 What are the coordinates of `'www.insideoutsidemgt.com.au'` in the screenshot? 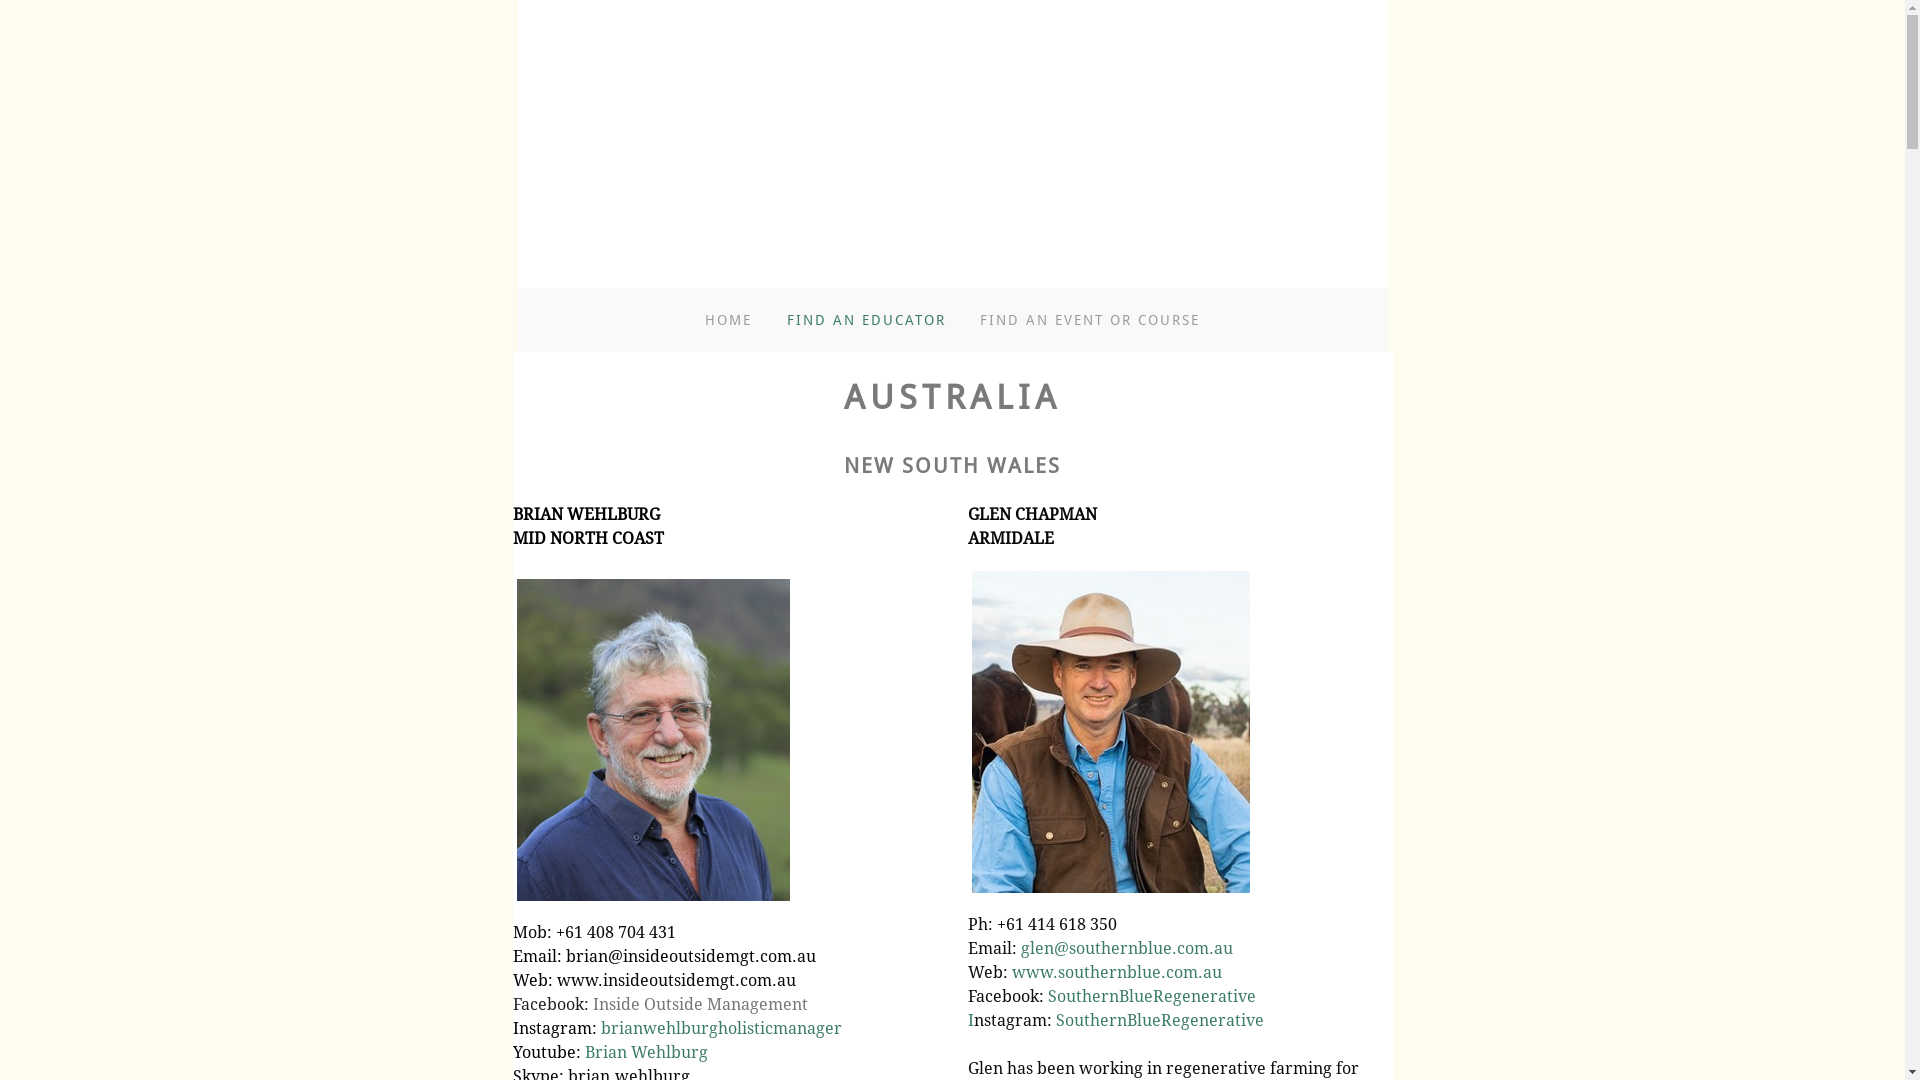 It's located at (675, 979).